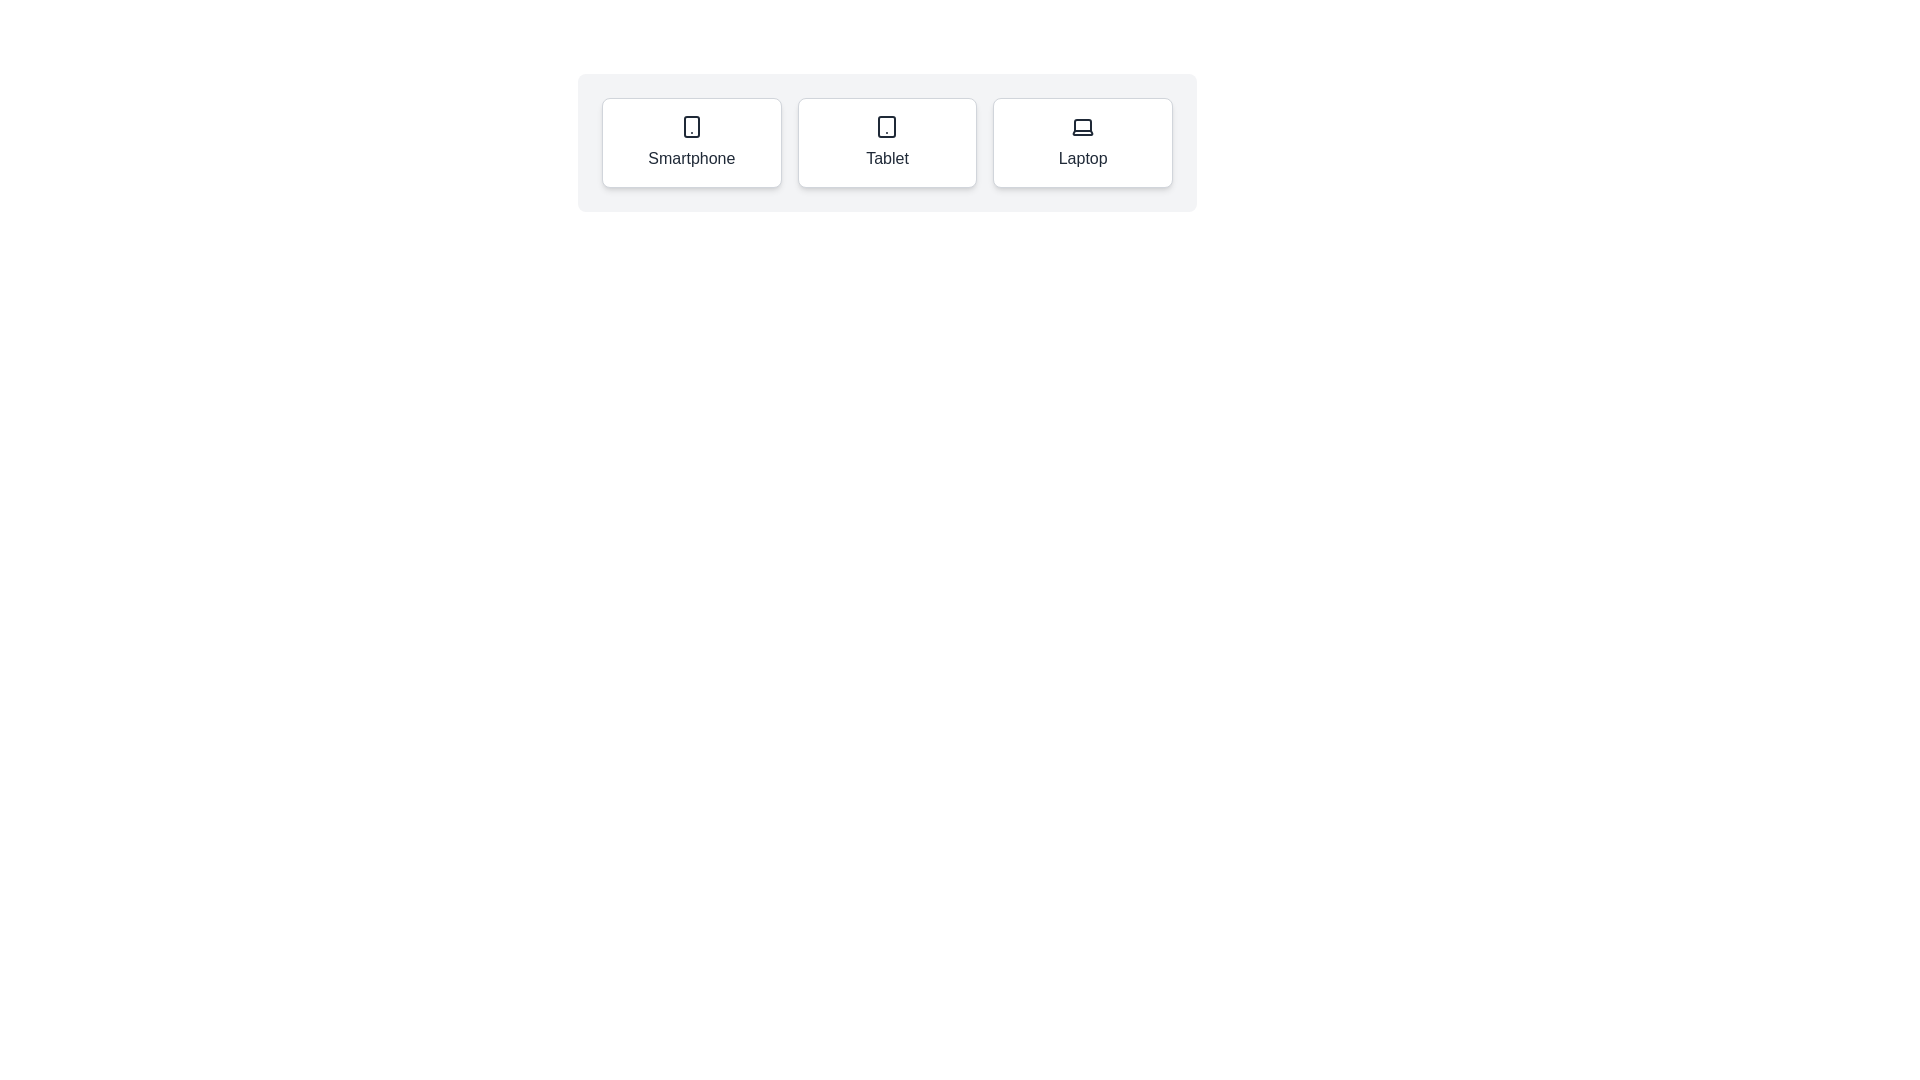  What do you see at coordinates (1082, 141) in the screenshot?
I see `the Laptop chip to select it` at bounding box center [1082, 141].